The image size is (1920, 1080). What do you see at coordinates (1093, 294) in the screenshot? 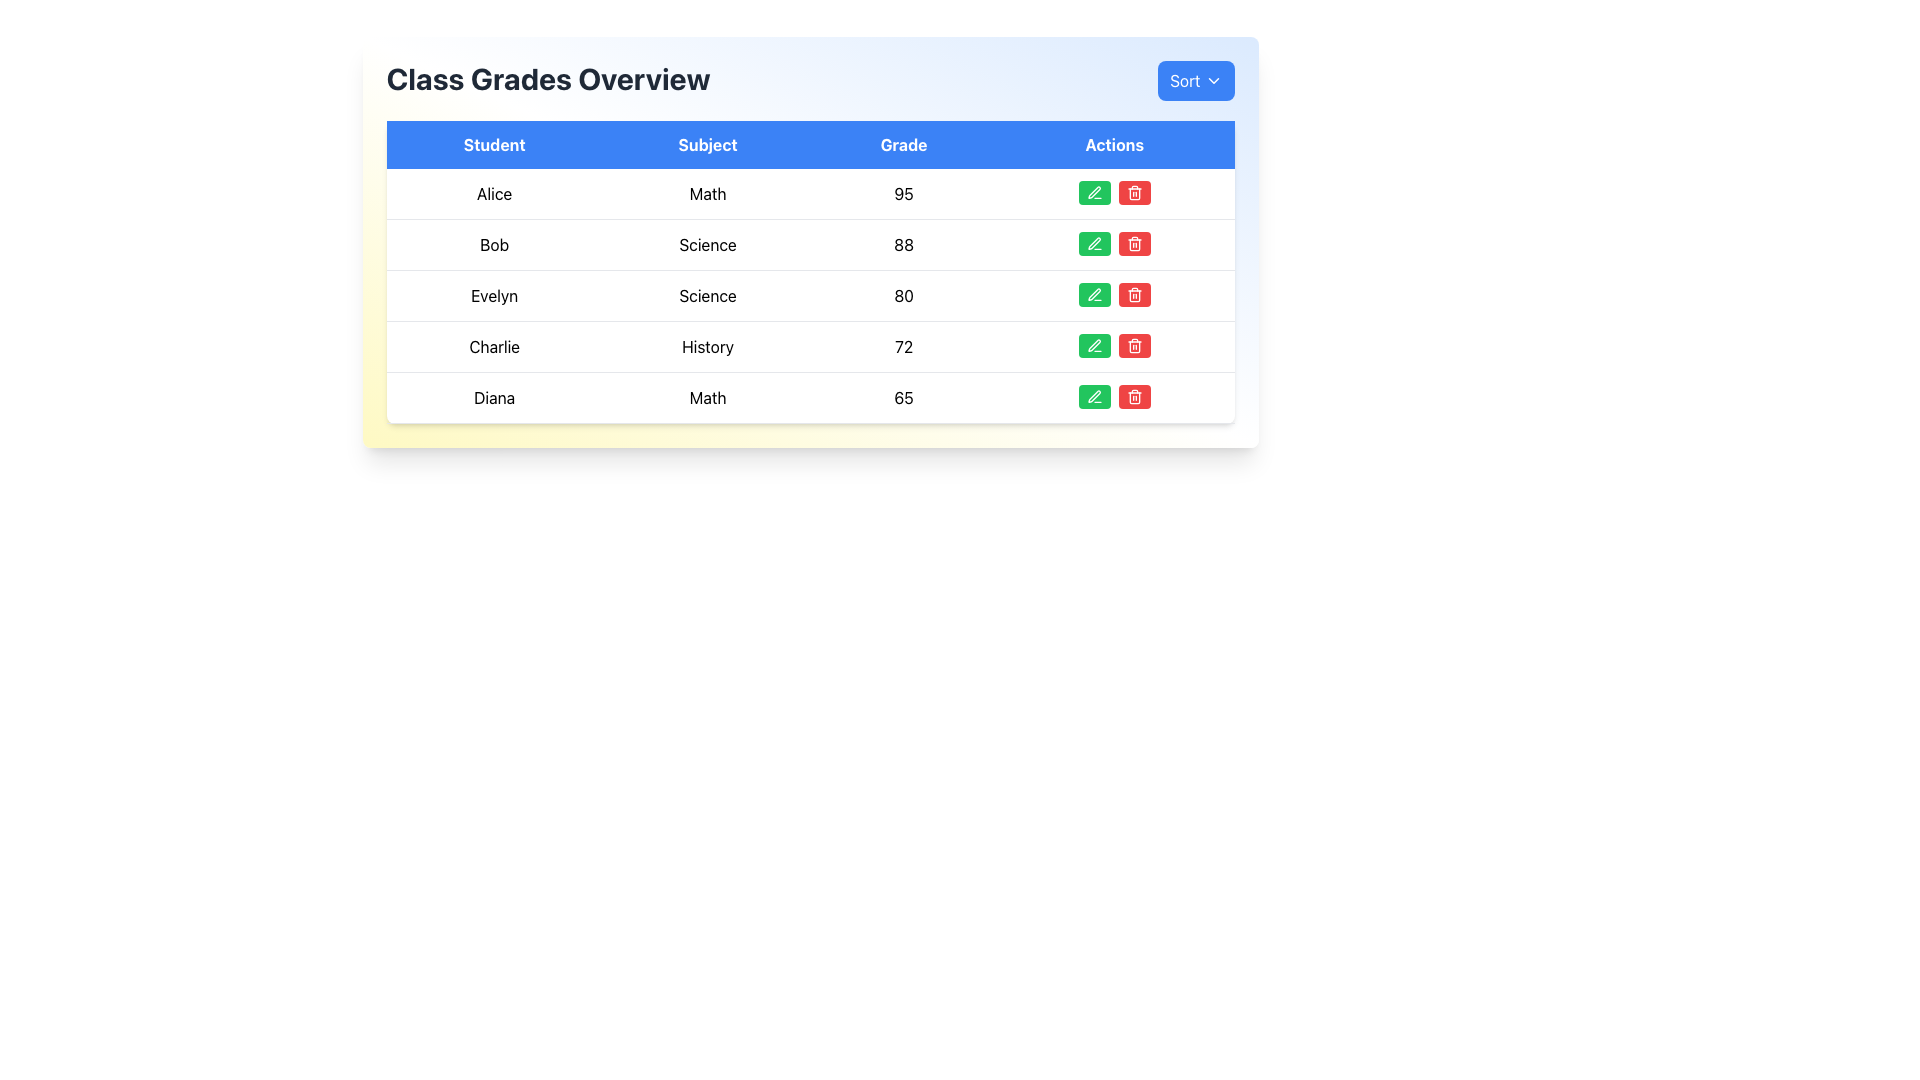
I see `the edit icon within the green button located in the Actions column for Evelyn's Science score` at bounding box center [1093, 294].